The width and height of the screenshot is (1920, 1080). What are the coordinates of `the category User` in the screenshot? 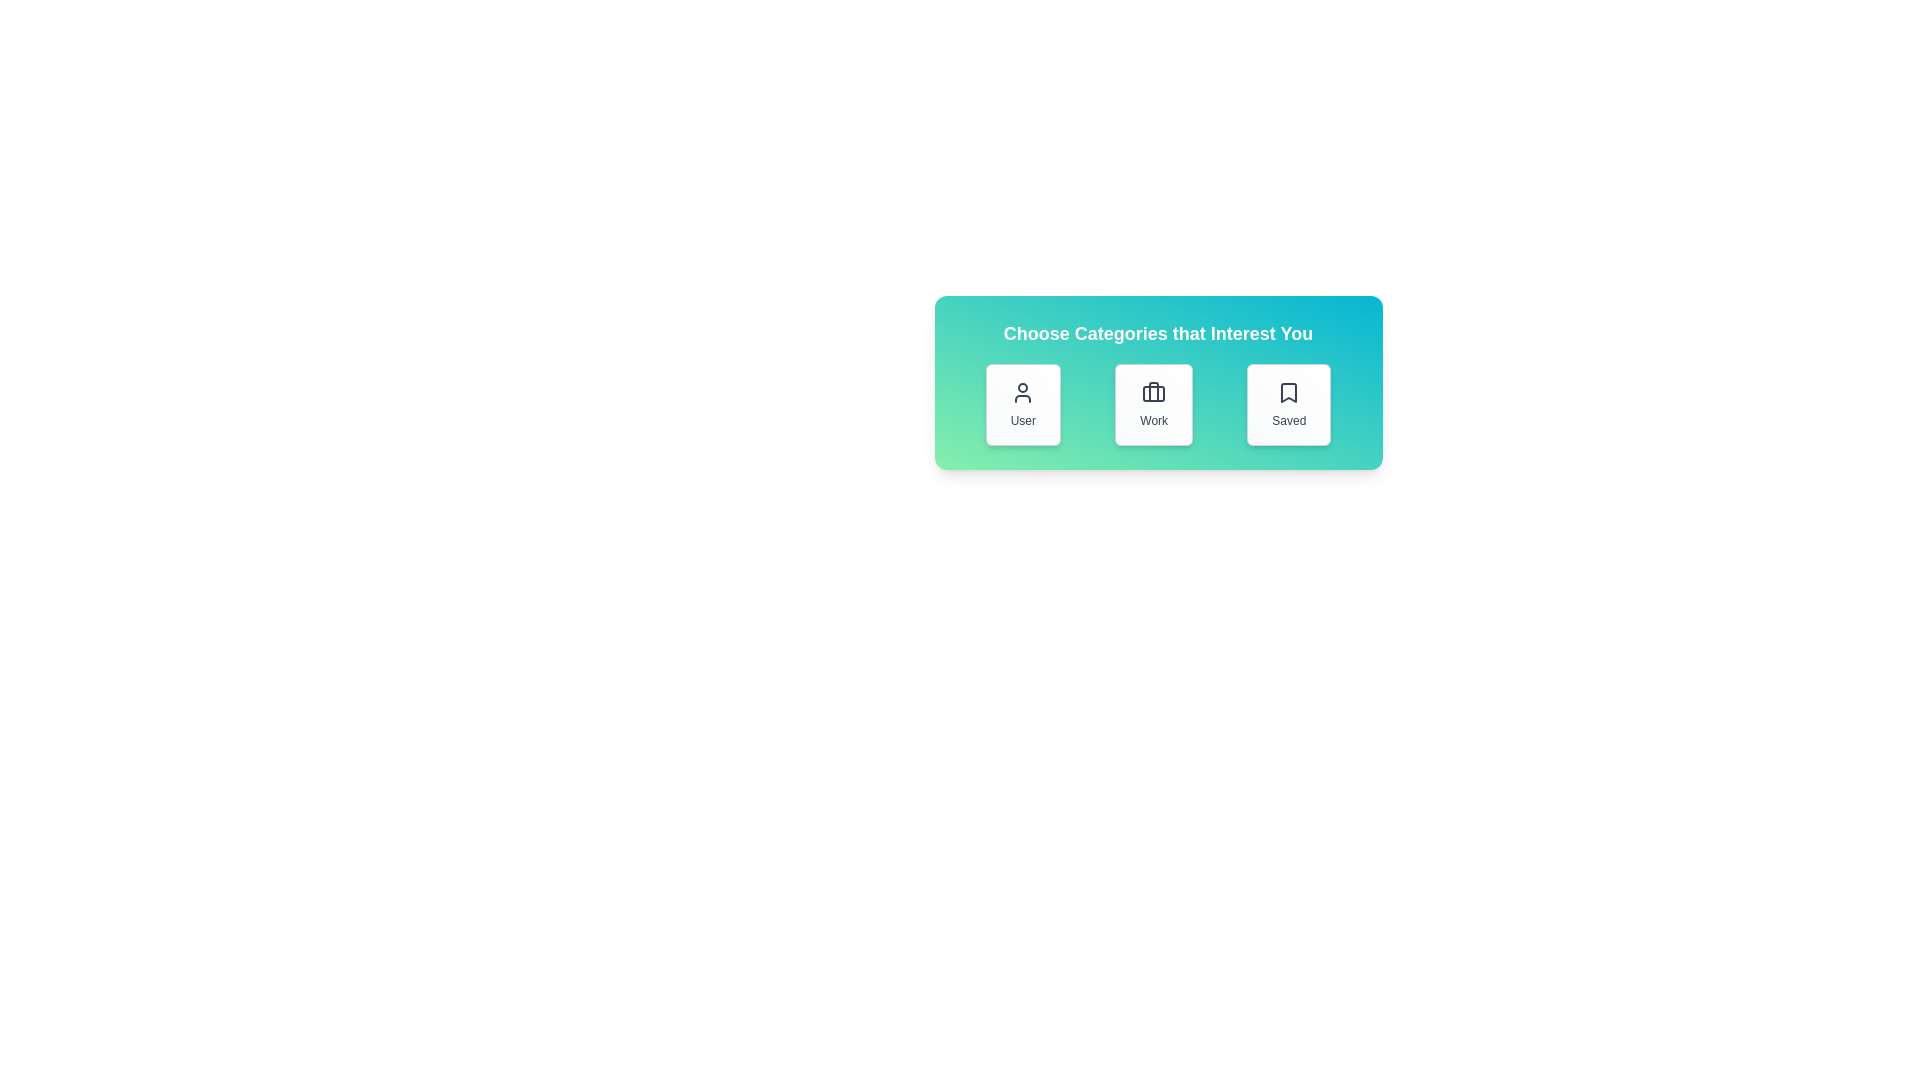 It's located at (1023, 405).